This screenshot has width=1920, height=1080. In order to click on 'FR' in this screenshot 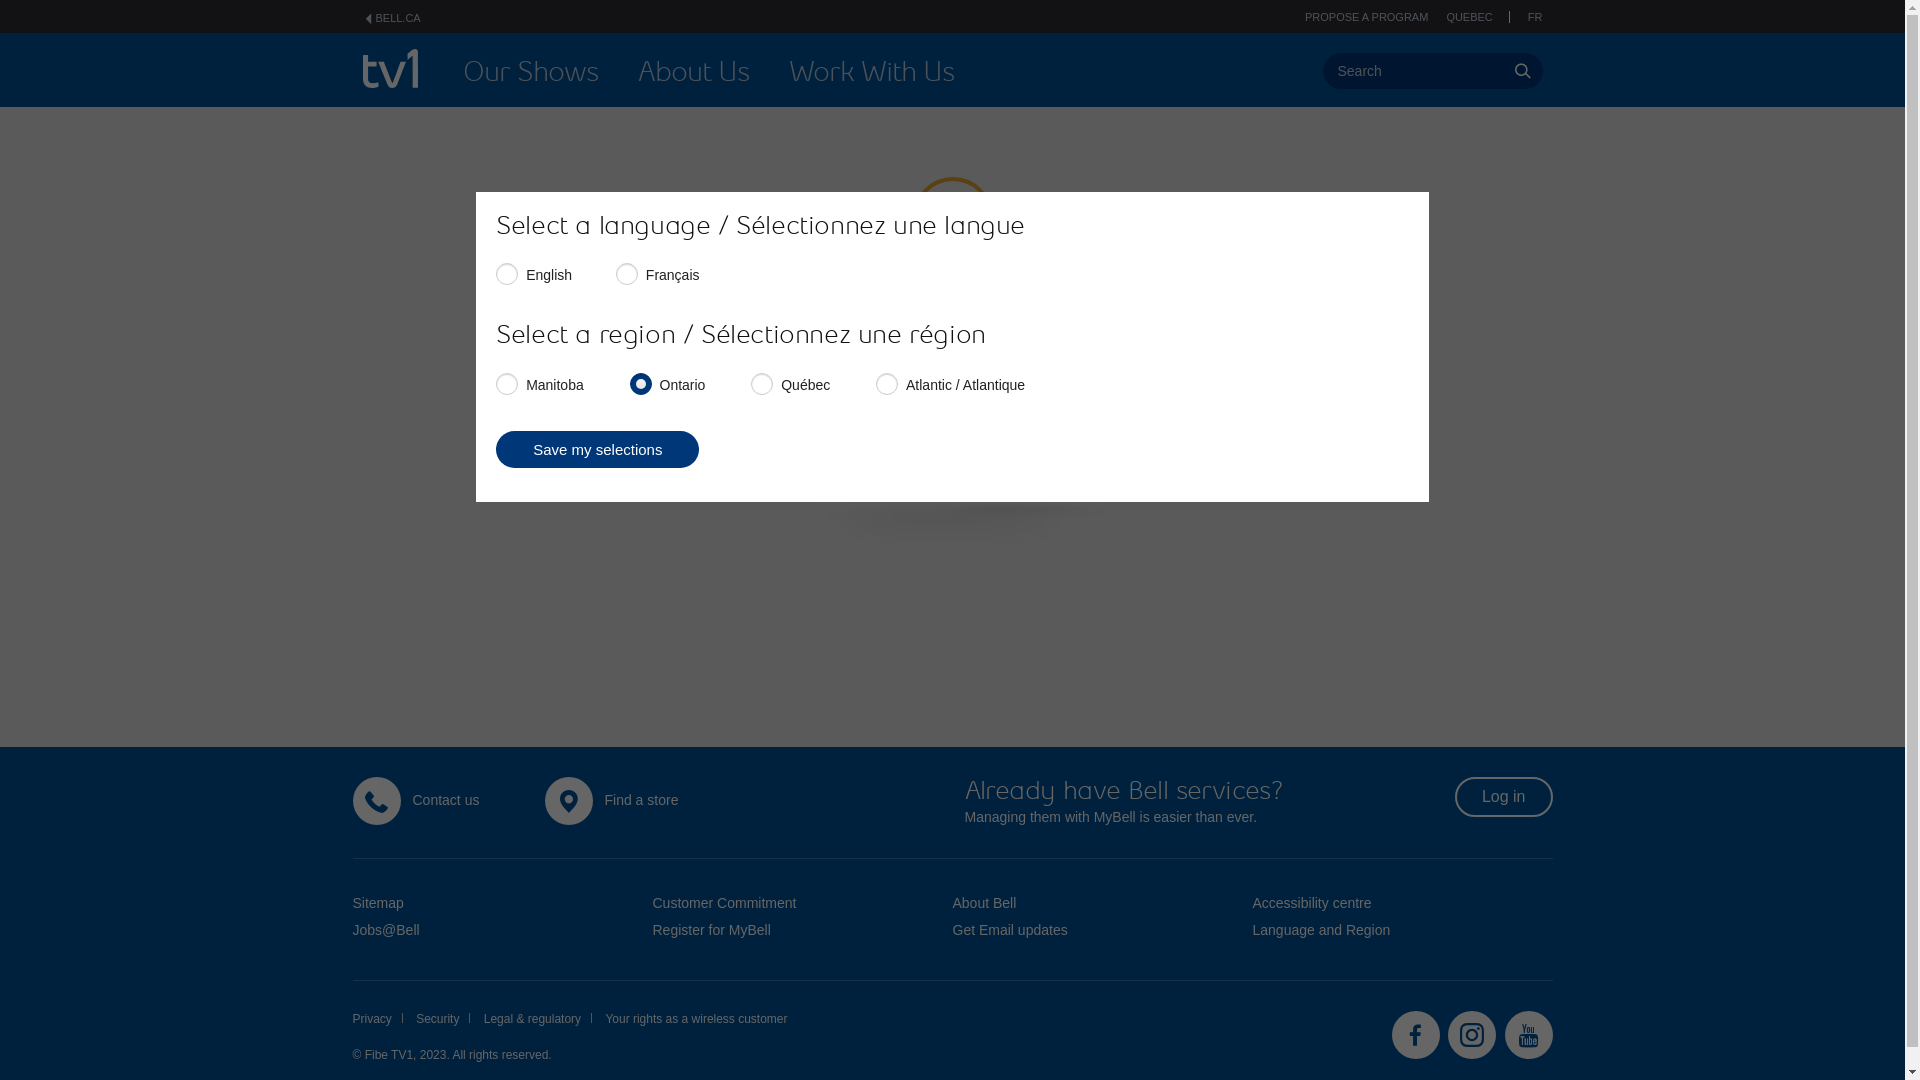, I will do `click(1534, 16)`.